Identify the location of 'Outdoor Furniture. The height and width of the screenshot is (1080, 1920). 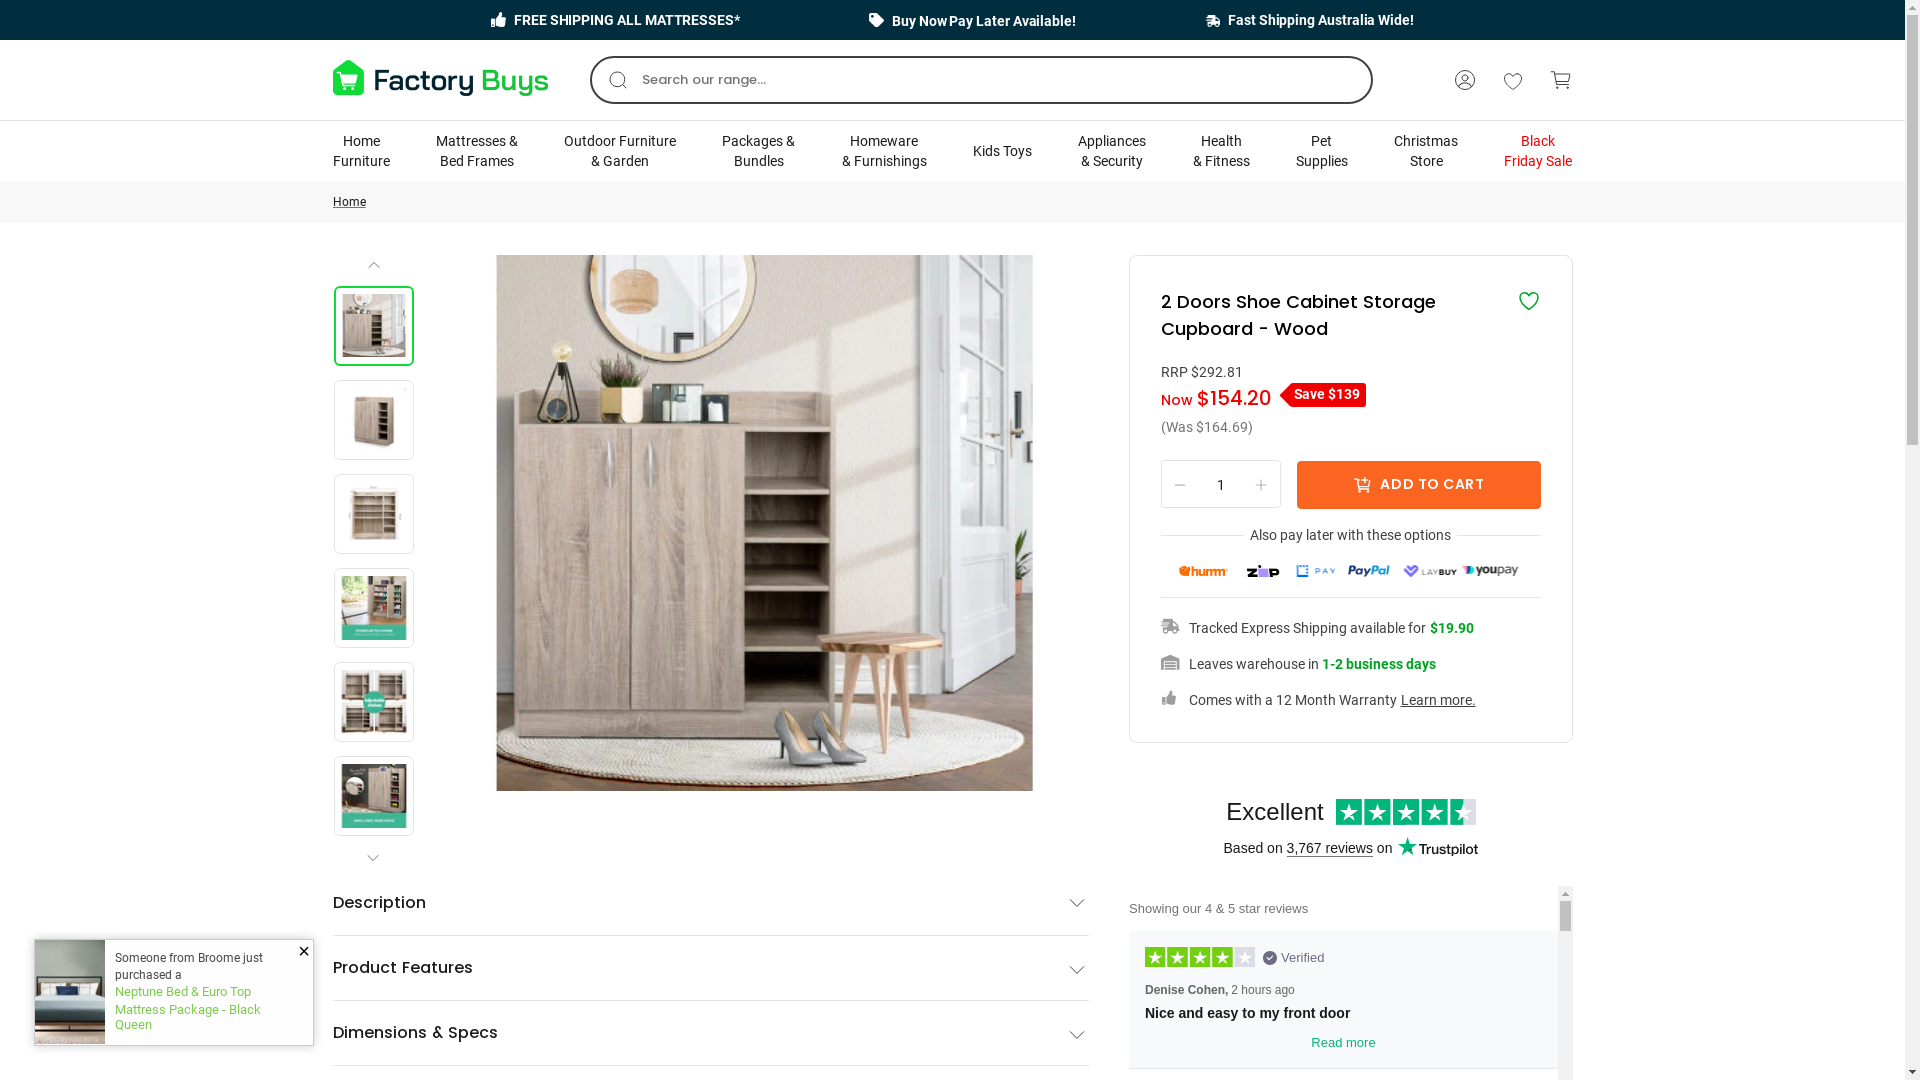
(563, 149).